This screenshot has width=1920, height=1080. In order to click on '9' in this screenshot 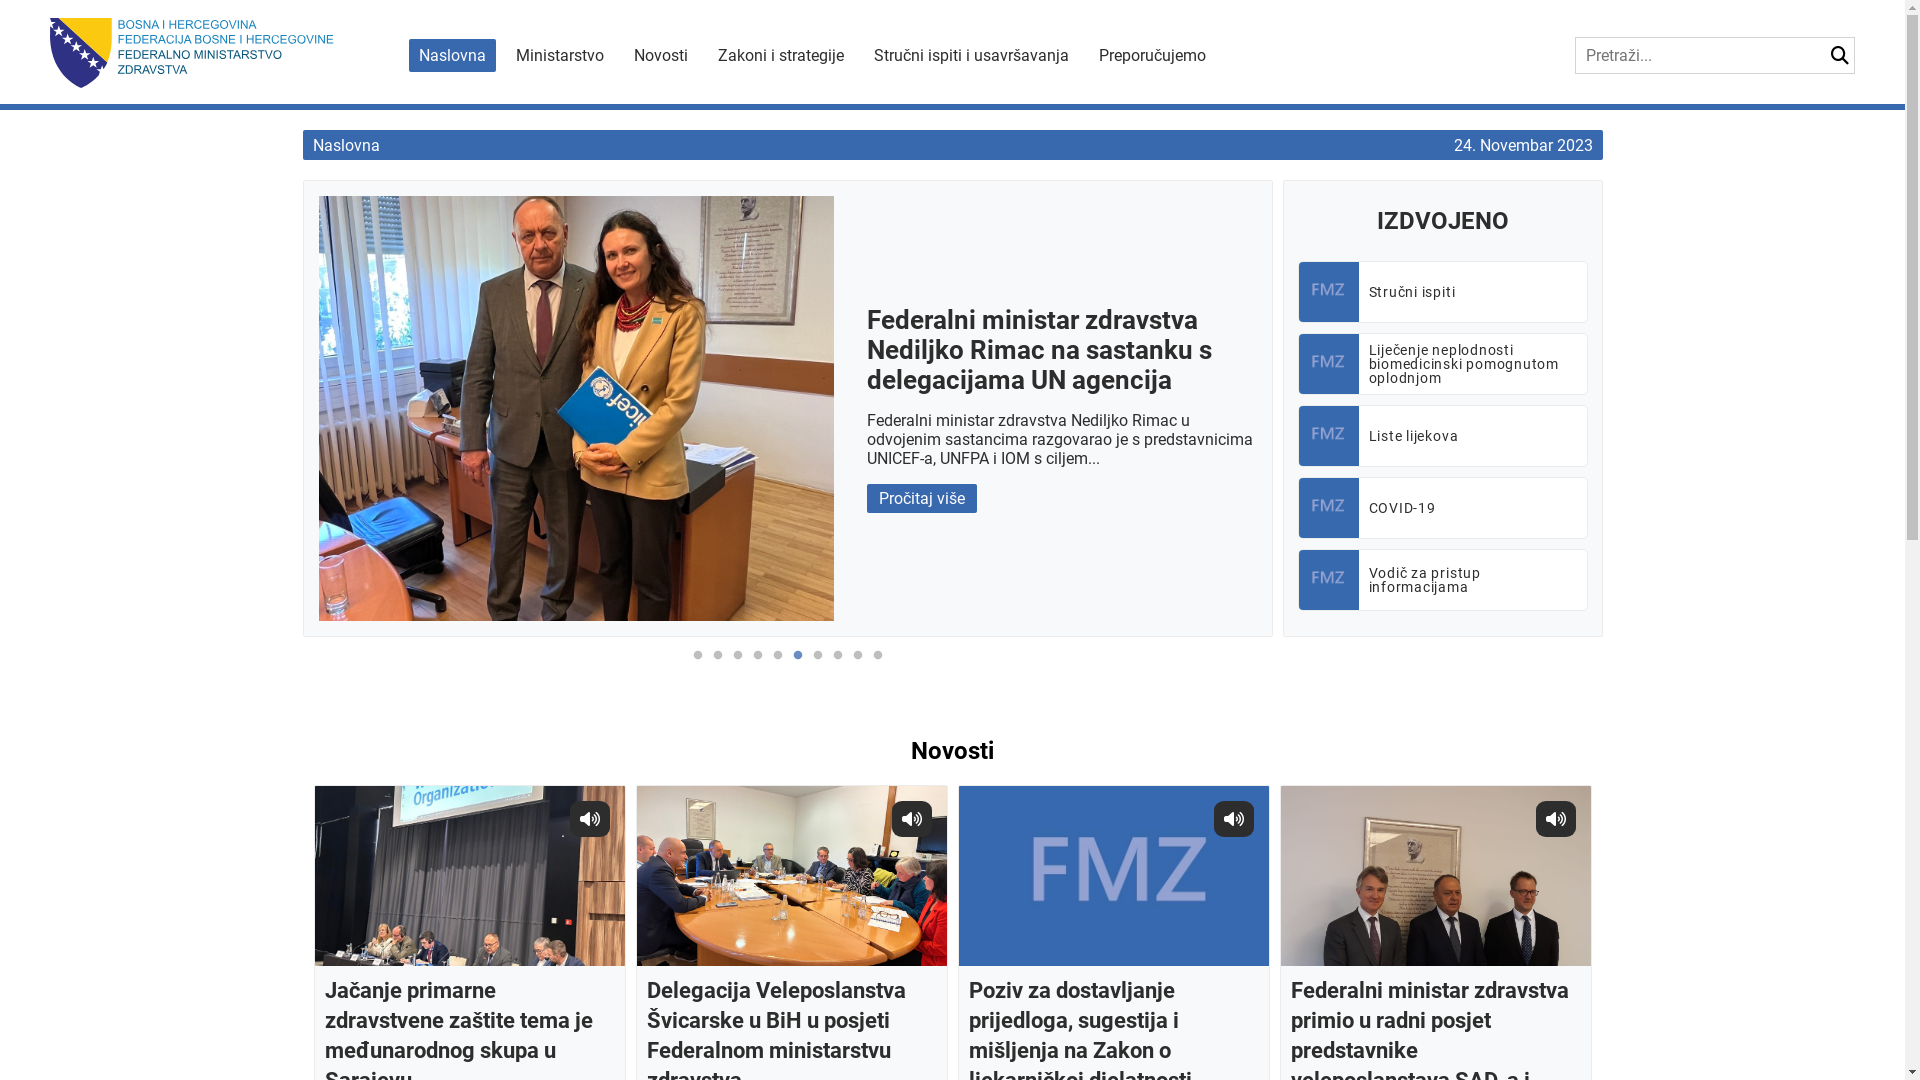, I will do `click(858, 666)`.